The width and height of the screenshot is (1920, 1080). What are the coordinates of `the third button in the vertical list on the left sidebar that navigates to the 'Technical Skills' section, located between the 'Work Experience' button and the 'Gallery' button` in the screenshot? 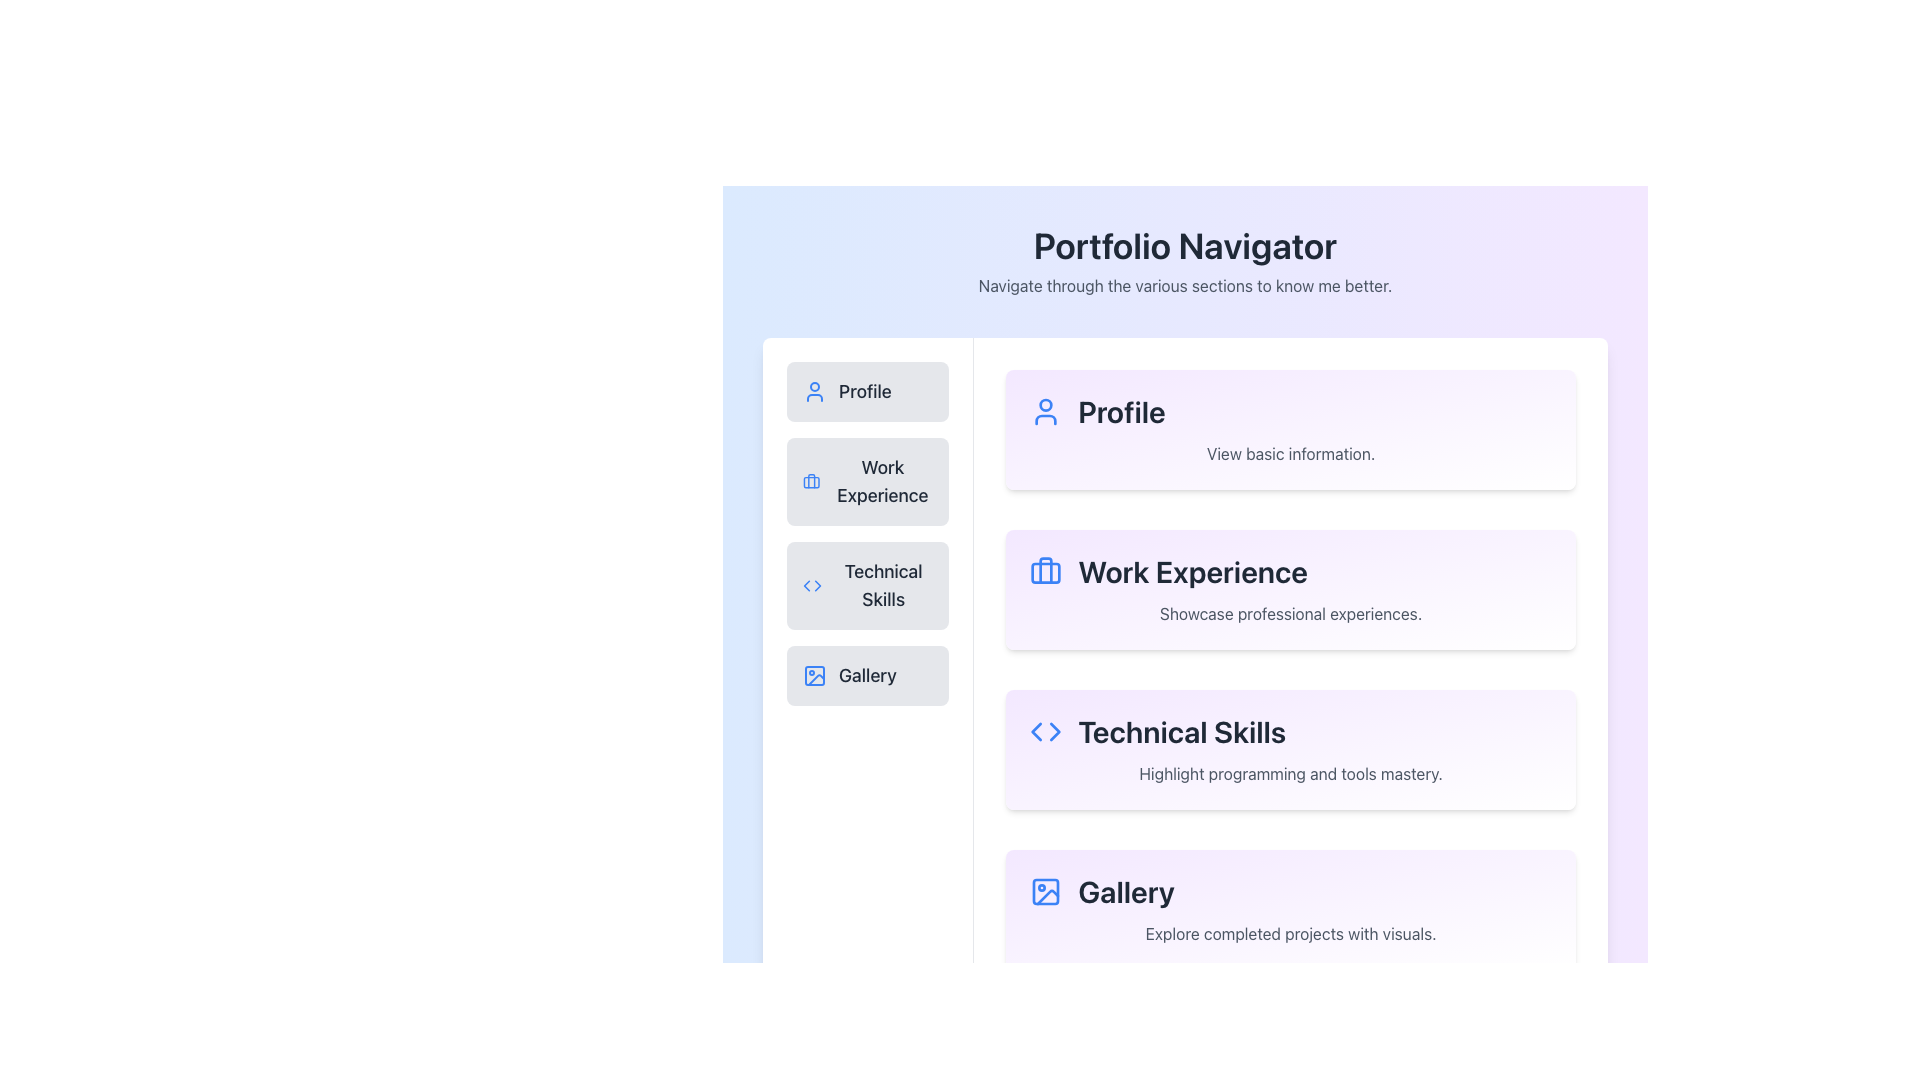 It's located at (868, 585).